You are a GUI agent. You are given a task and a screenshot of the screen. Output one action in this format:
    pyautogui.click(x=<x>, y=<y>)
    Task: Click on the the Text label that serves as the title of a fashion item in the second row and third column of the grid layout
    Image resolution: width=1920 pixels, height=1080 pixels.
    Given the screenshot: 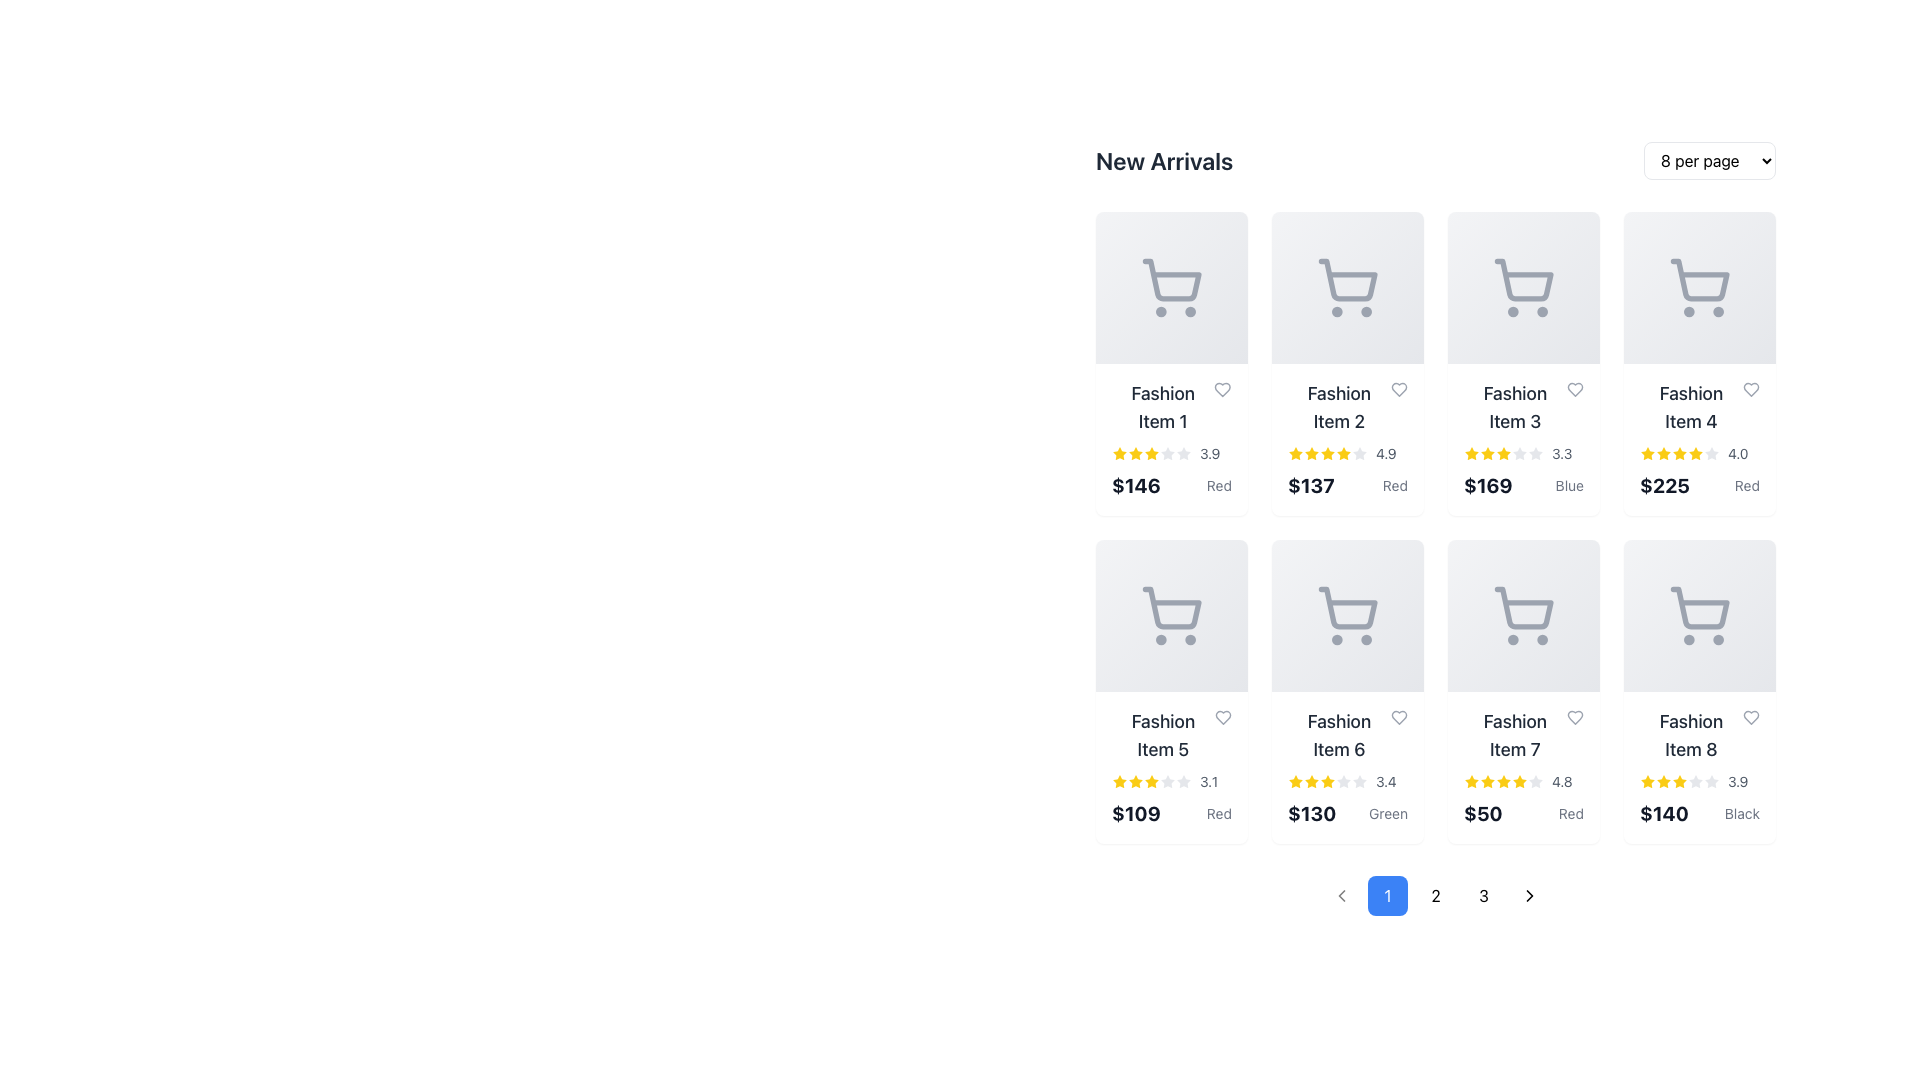 What is the action you would take?
    pyautogui.click(x=1522, y=407)
    